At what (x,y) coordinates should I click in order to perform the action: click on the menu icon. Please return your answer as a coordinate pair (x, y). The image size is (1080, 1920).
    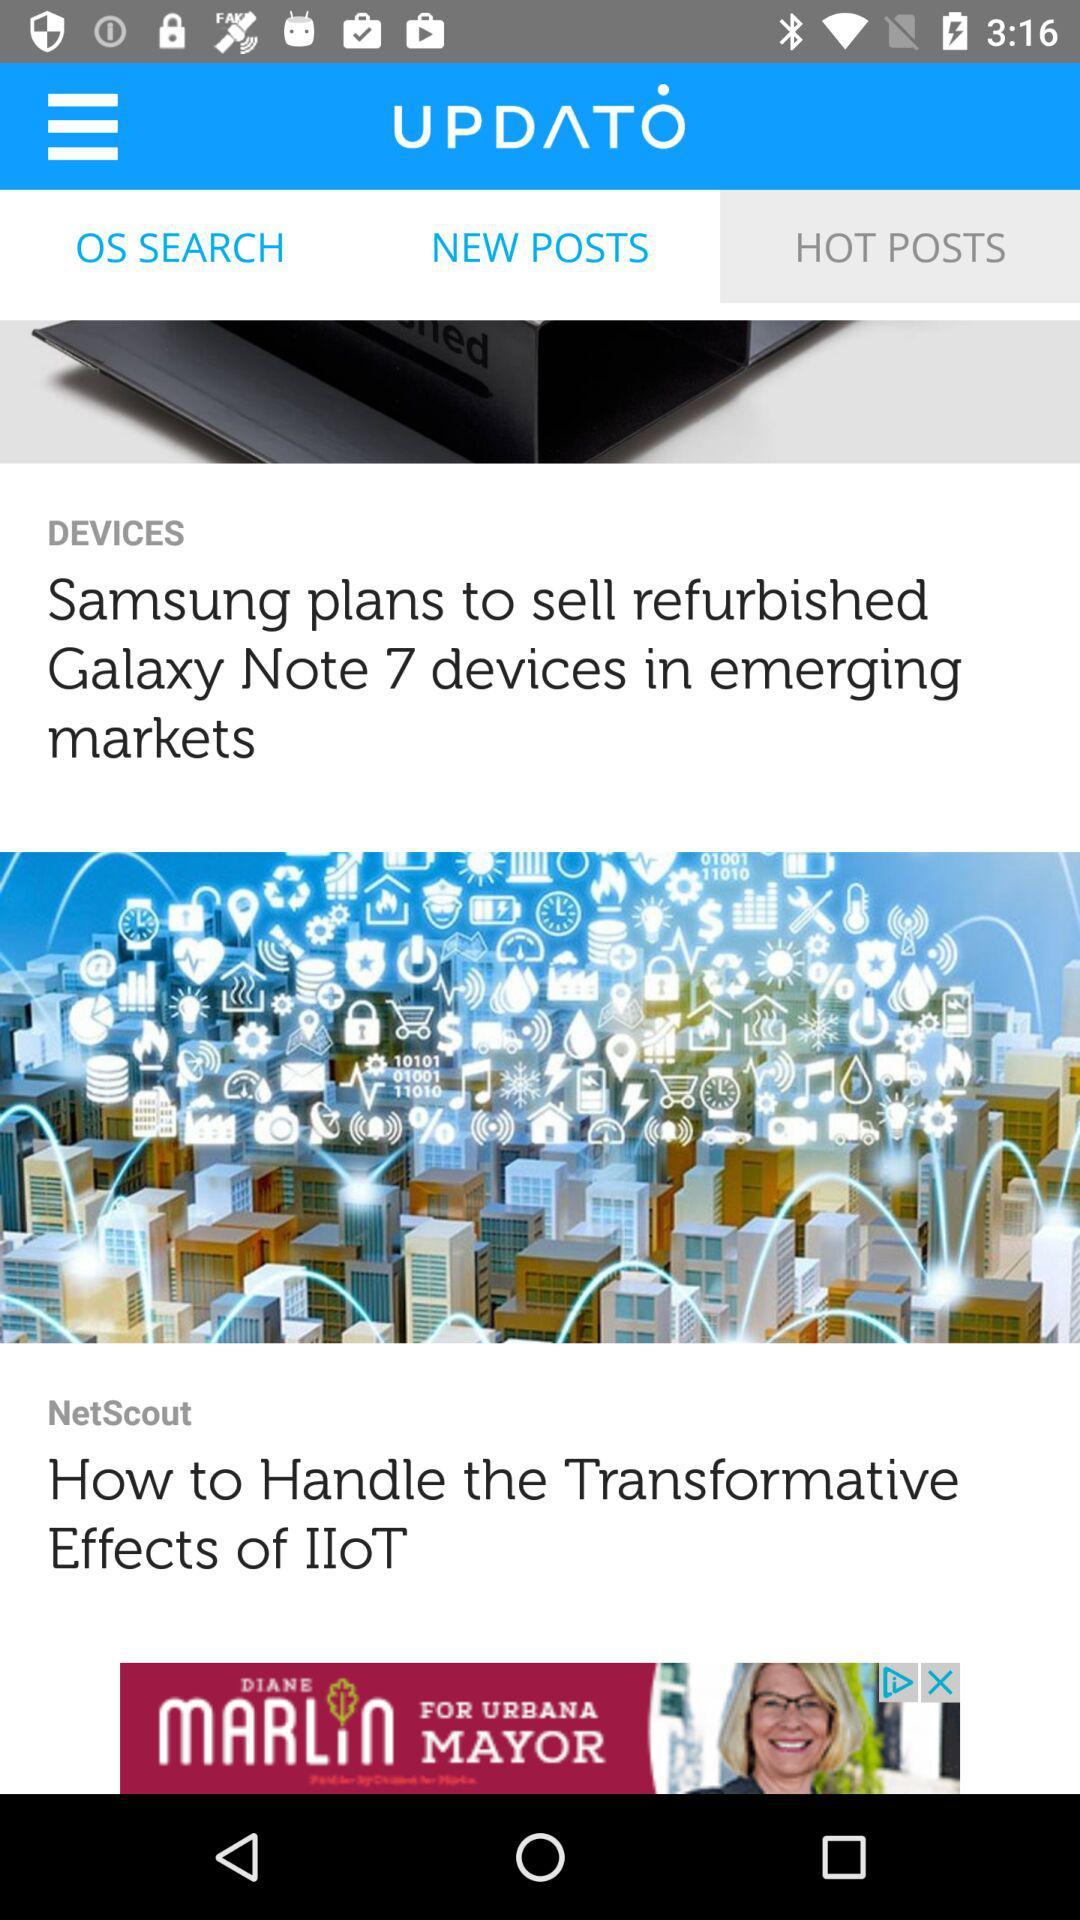
    Looking at the image, I should click on (81, 125).